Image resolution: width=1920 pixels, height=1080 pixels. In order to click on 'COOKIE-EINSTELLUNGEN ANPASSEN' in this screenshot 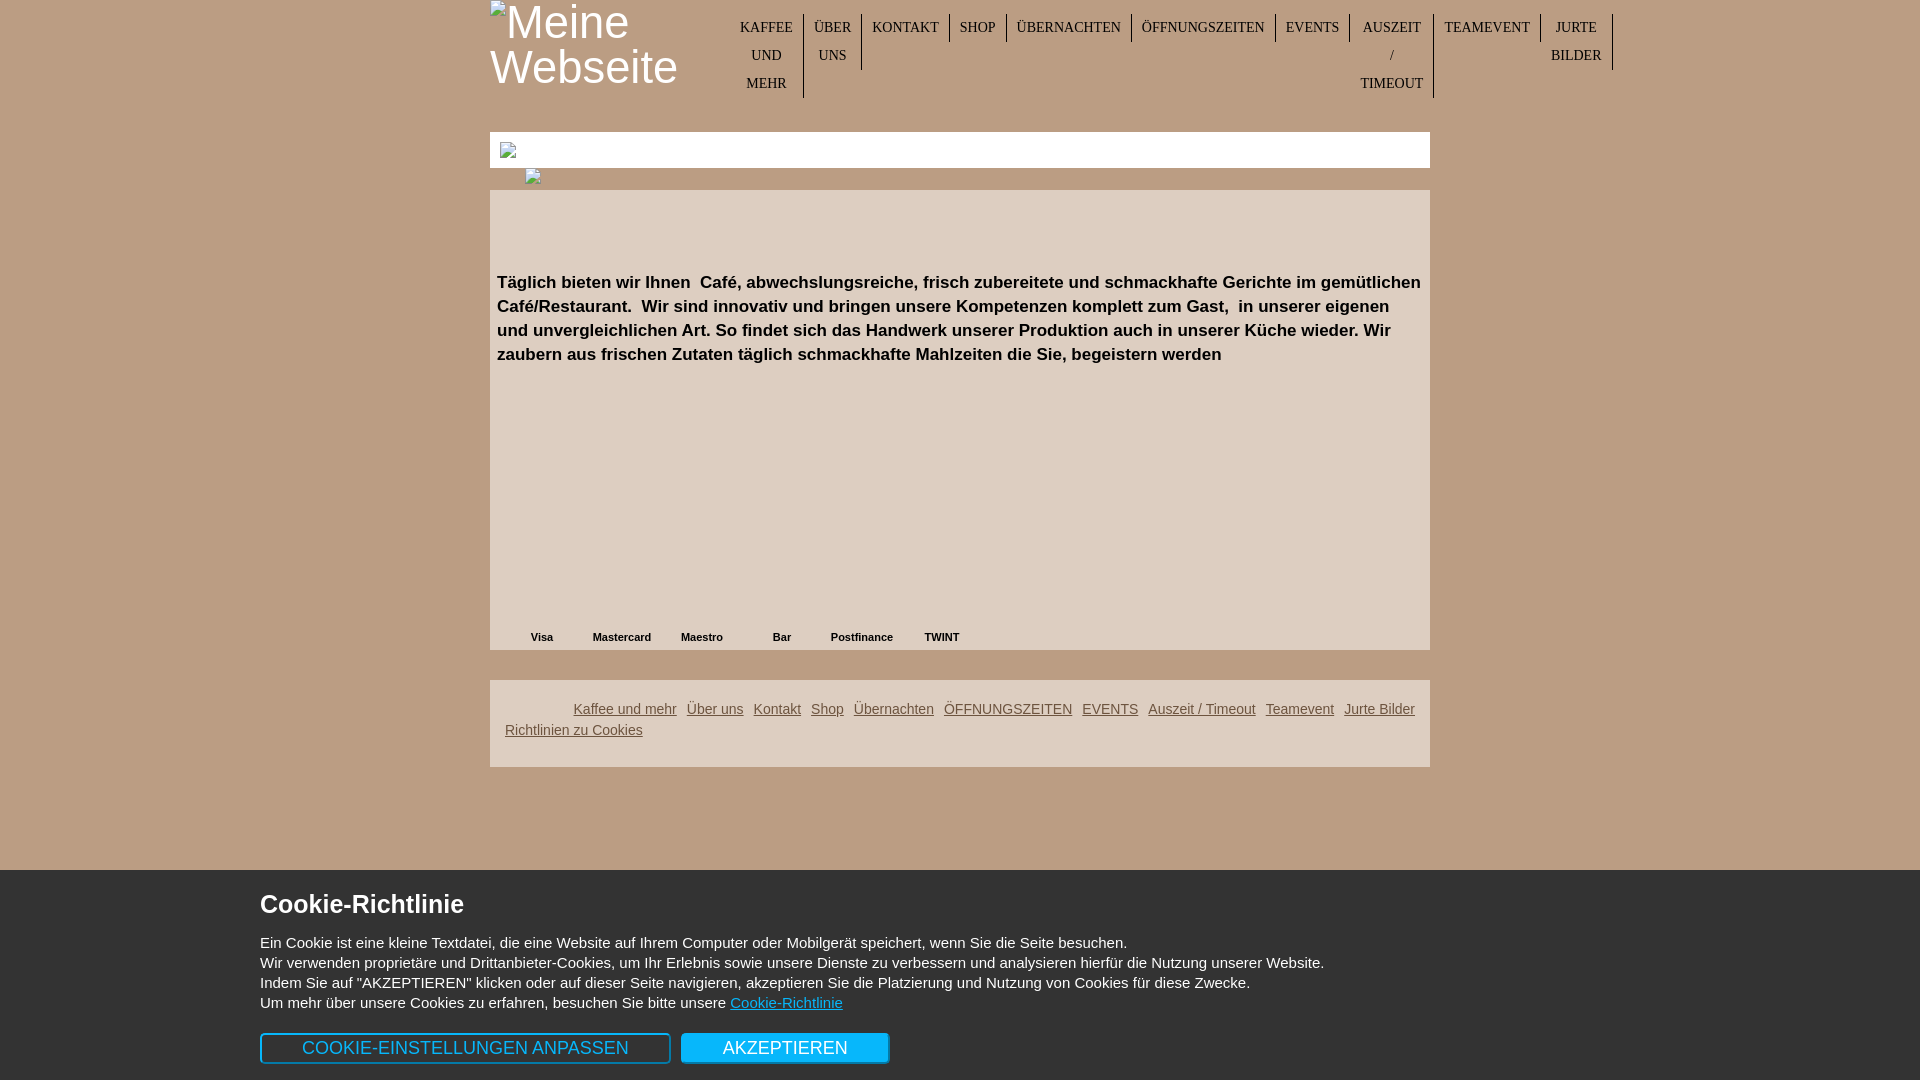, I will do `click(464, 1047)`.